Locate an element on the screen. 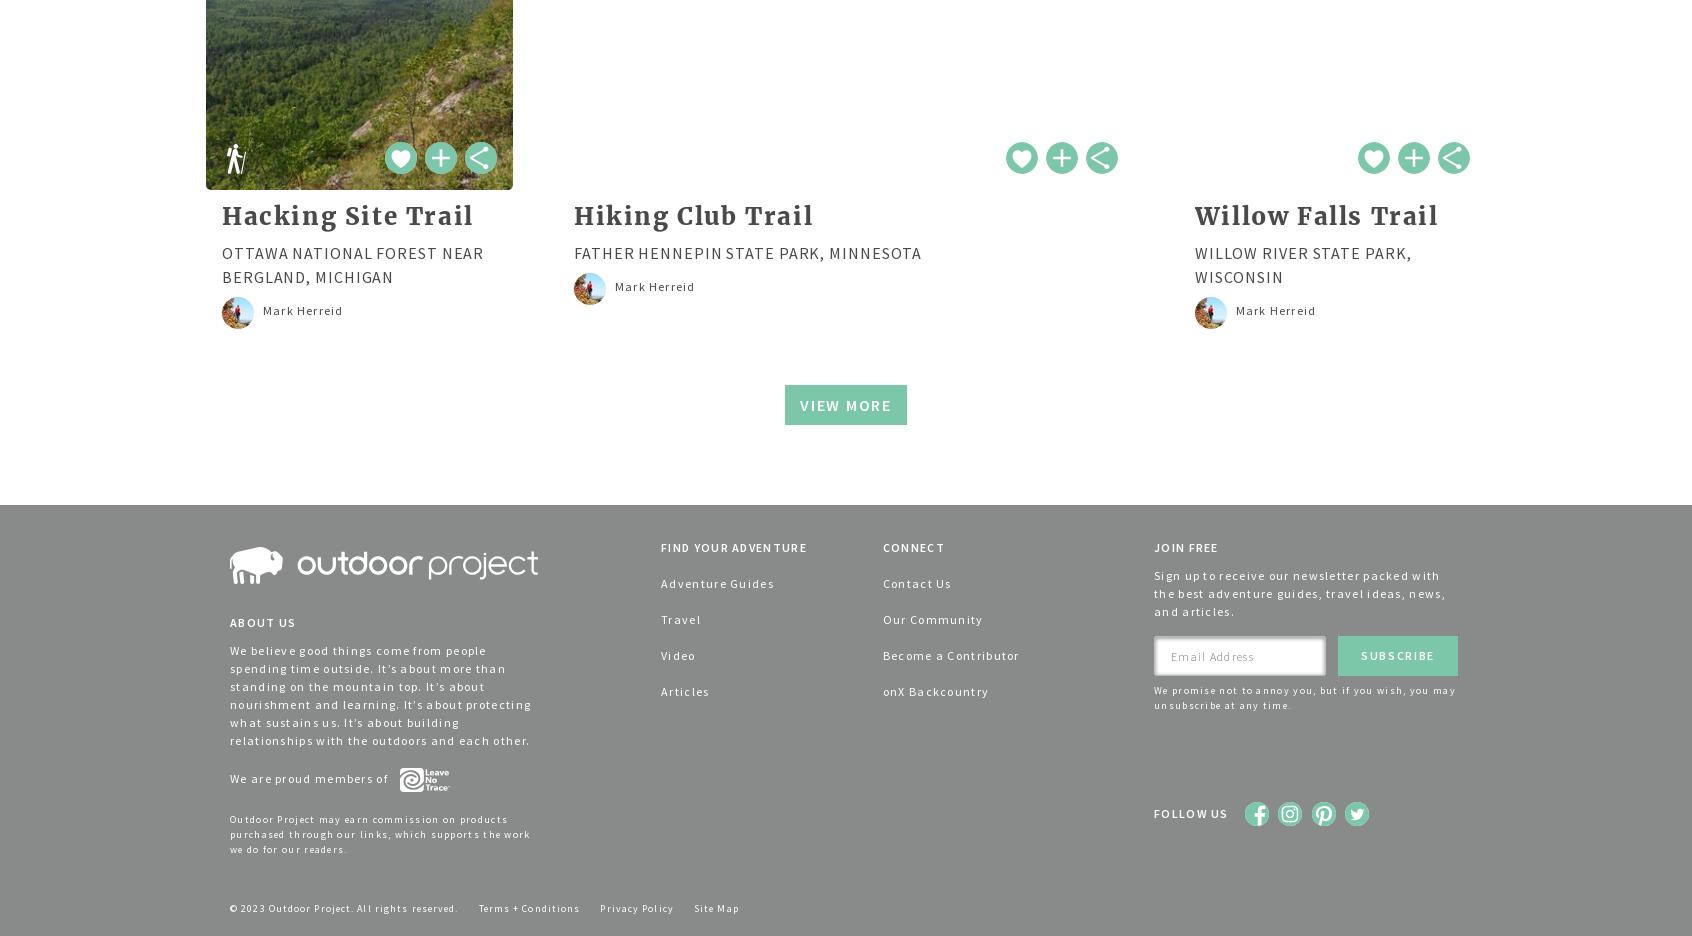 This screenshot has height=936, width=1692. 'Willow River State Park, Wisconsin' is located at coordinates (1301, 263).